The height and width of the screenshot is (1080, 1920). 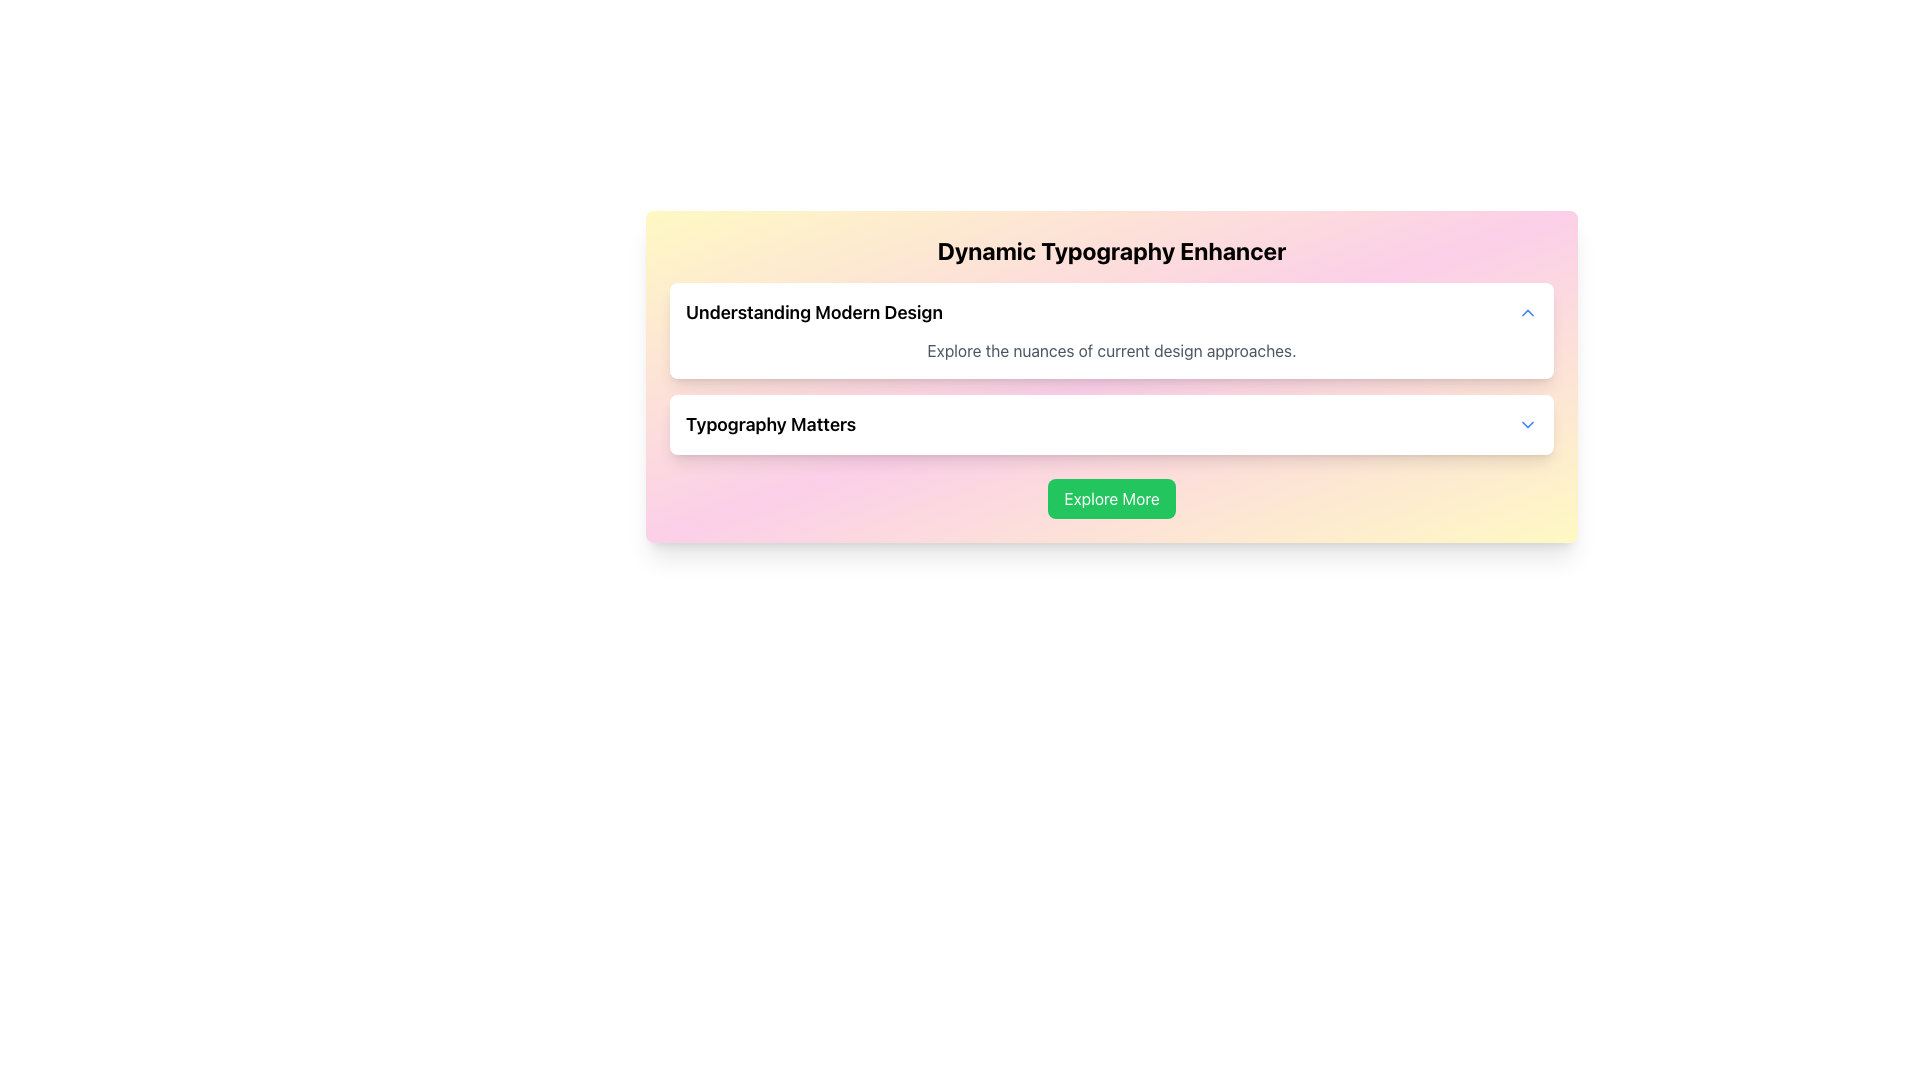 What do you see at coordinates (1111, 497) in the screenshot?
I see `the button located beneath the 'Typography Matters' card in the 'Dynamic Typography Enhancer' application` at bounding box center [1111, 497].